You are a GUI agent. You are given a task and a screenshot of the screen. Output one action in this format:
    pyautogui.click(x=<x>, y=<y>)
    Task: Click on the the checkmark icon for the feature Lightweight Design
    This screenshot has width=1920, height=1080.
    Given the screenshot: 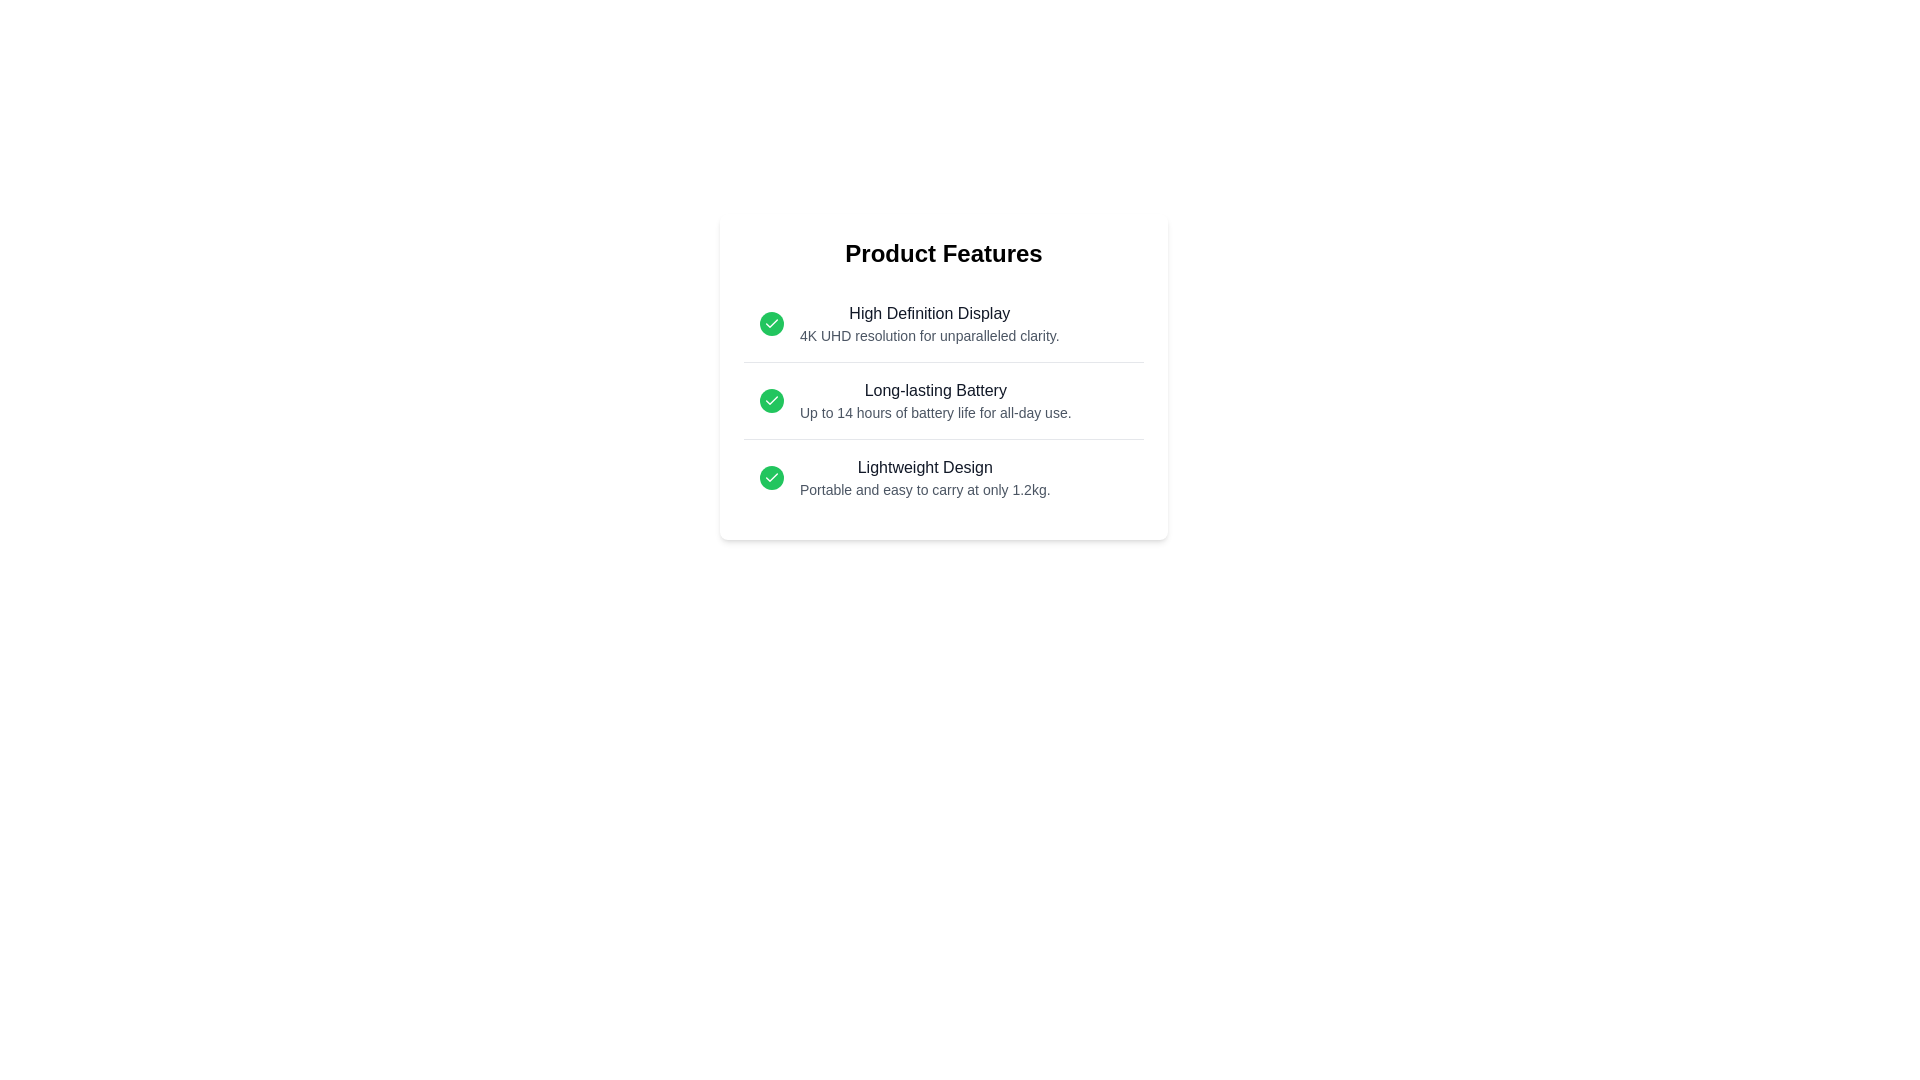 What is the action you would take?
    pyautogui.click(x=771, y=478)
    